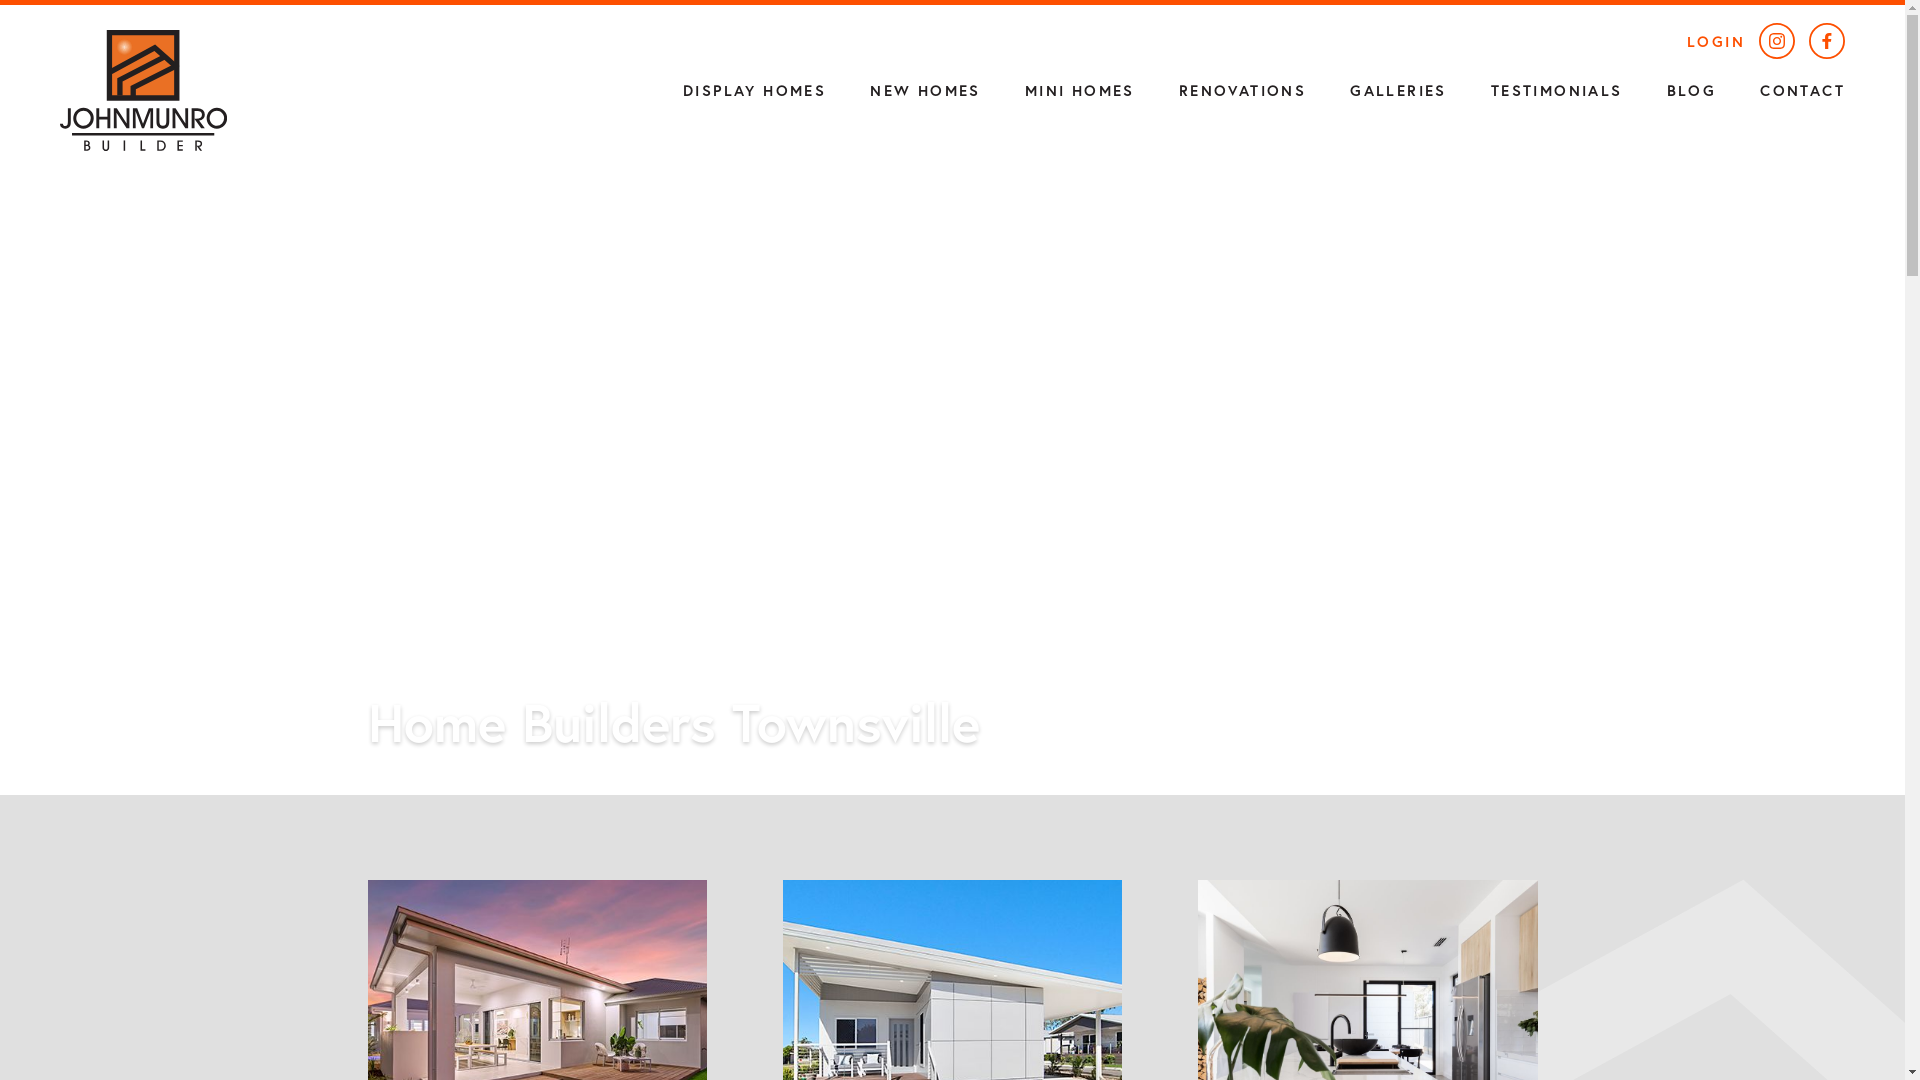  I want to click on 'BLOG', so click(1691, 88).